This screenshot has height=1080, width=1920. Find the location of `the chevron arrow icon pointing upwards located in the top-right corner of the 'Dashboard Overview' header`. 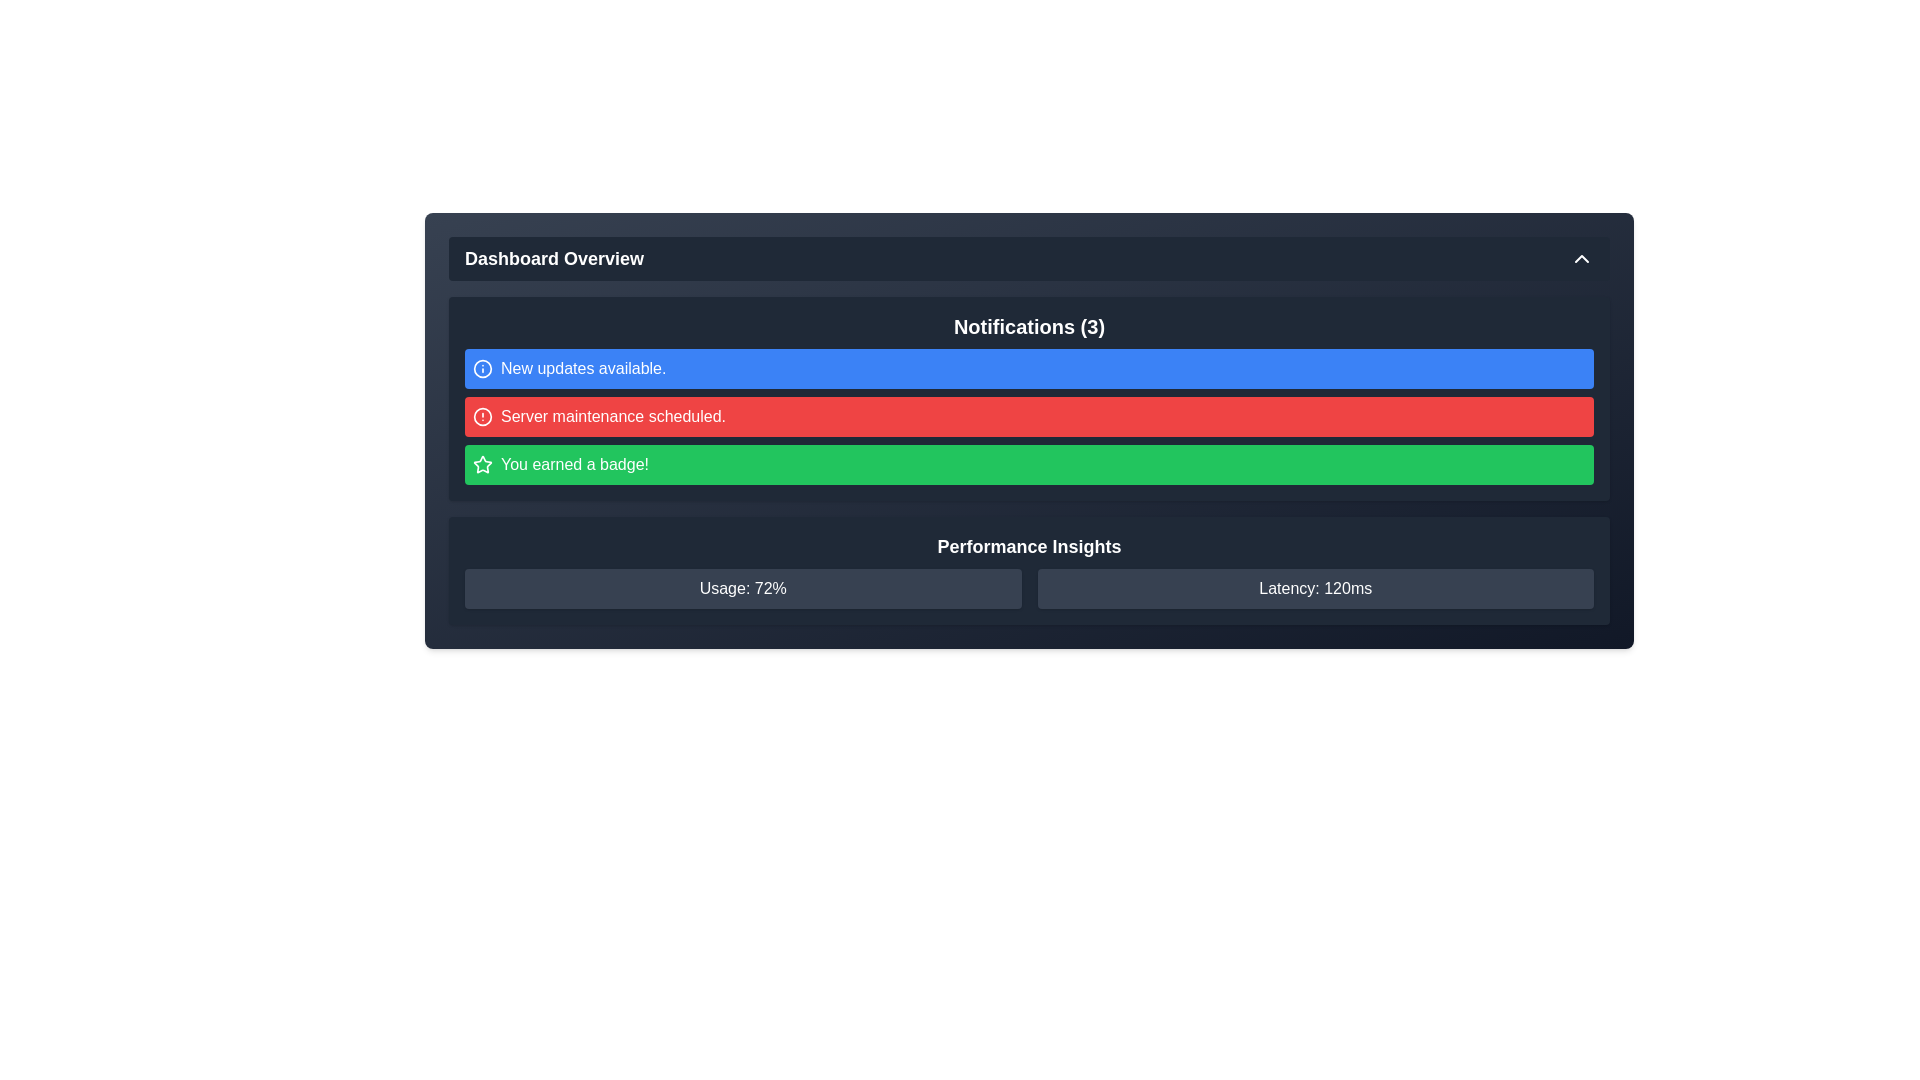

the chevron arrow icon pointing upwards located in the top-right corner of the 'Dashboard Overview' header is located at coordinates (1581, 257).